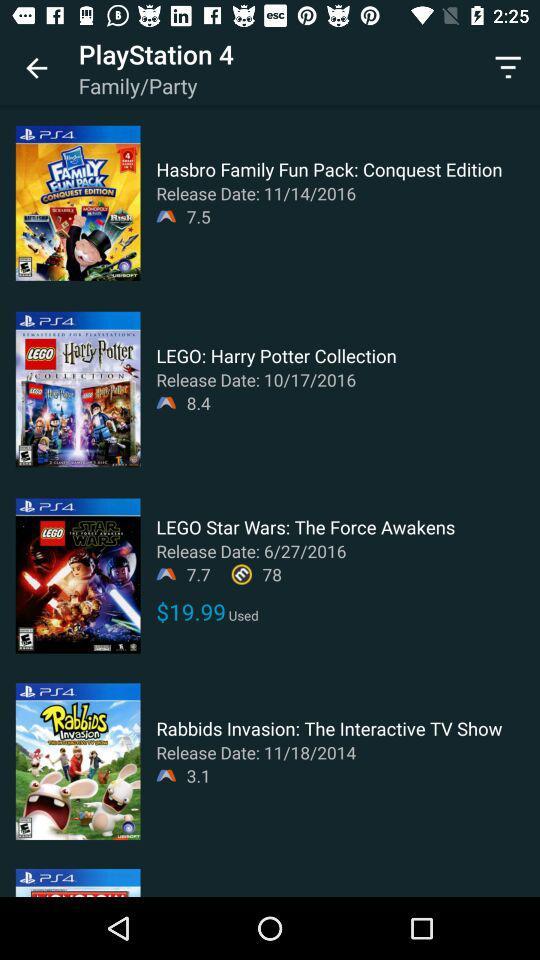 The image size is (540, 960). What do you see at coordinates (508, 68) in the screenshot?
I see `the item to the right of playstation 4 item` at bounding box center [508, 68].